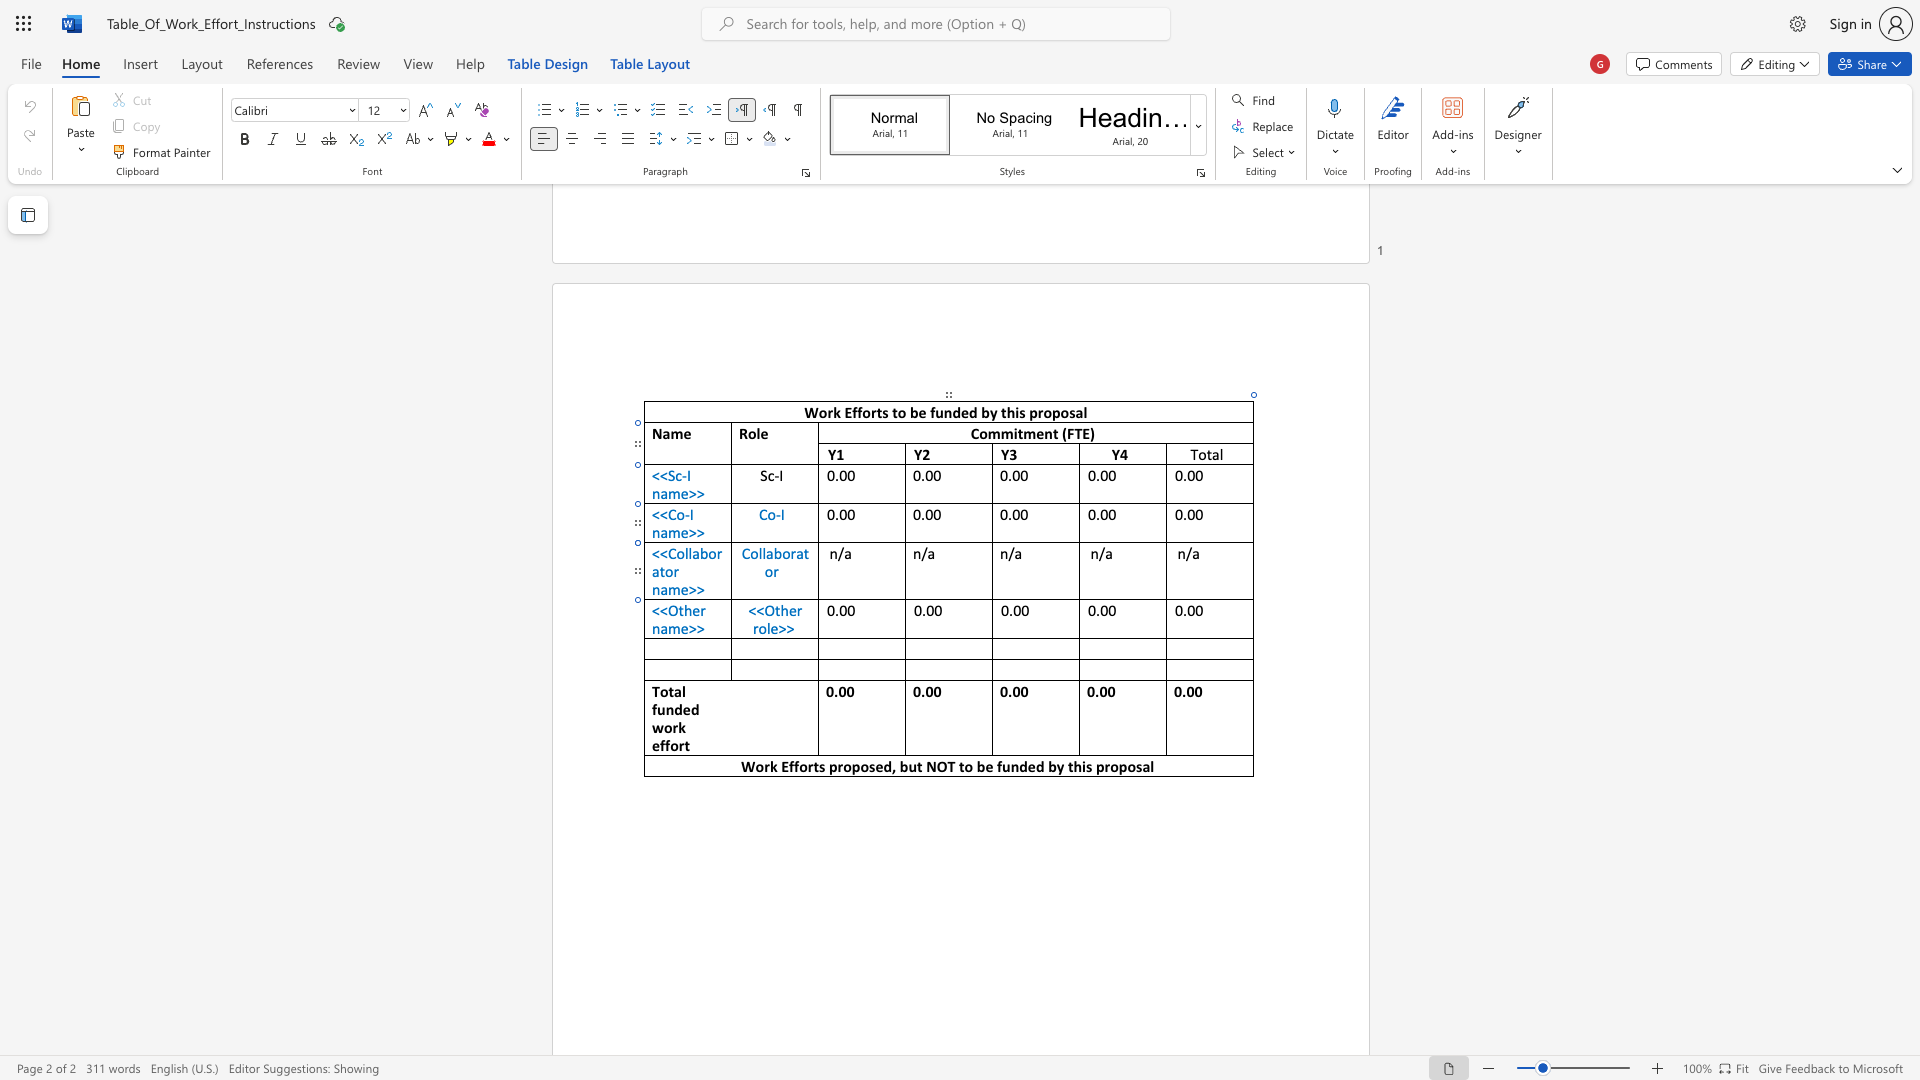 The image size is (1920, 1080). What do you see at coordinates (691, 708) in the screenshot?
I see `the space between the continuous character "e" and "d" in the text` at bounding box center [691, 708].